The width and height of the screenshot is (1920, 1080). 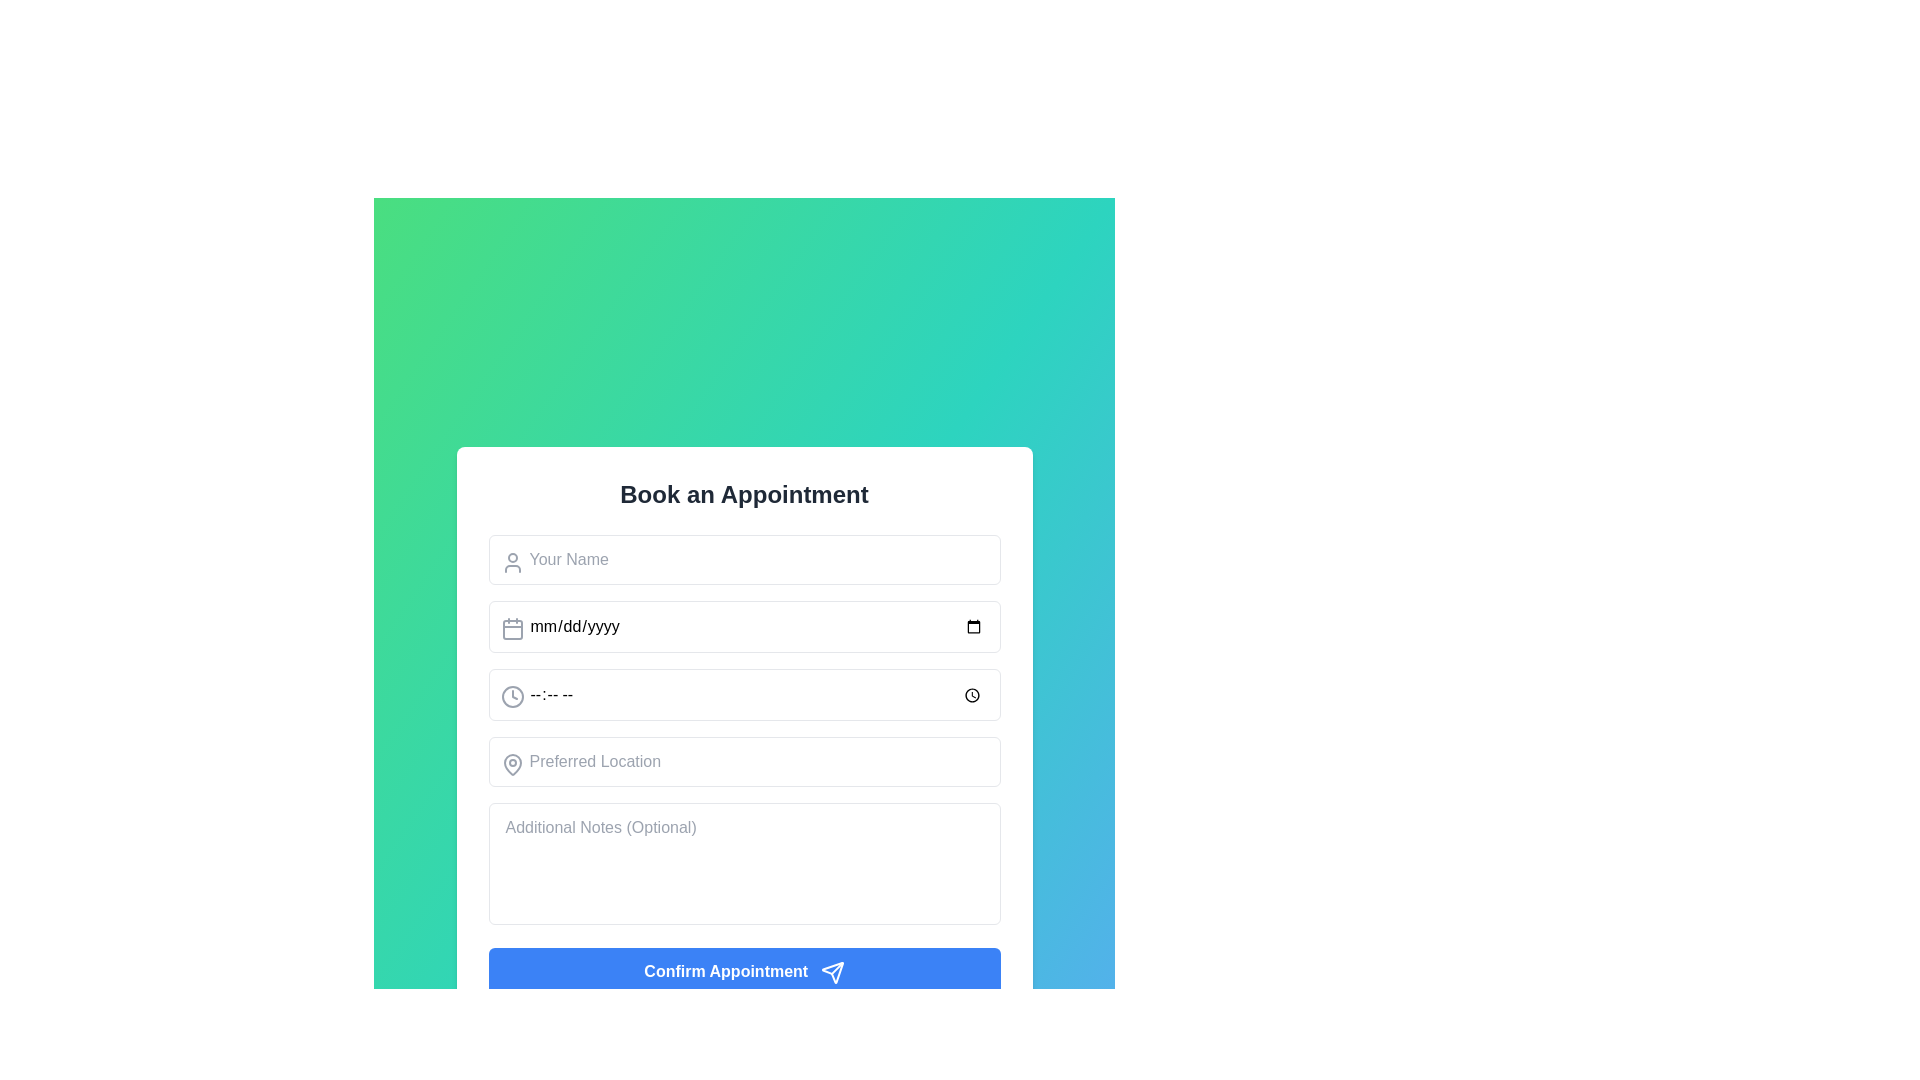 I want to click on the multi-line text area for additional notes located below the input fields for name, date, time, and location in the 'Book an Appointment' form, so click(x=743, y=863).